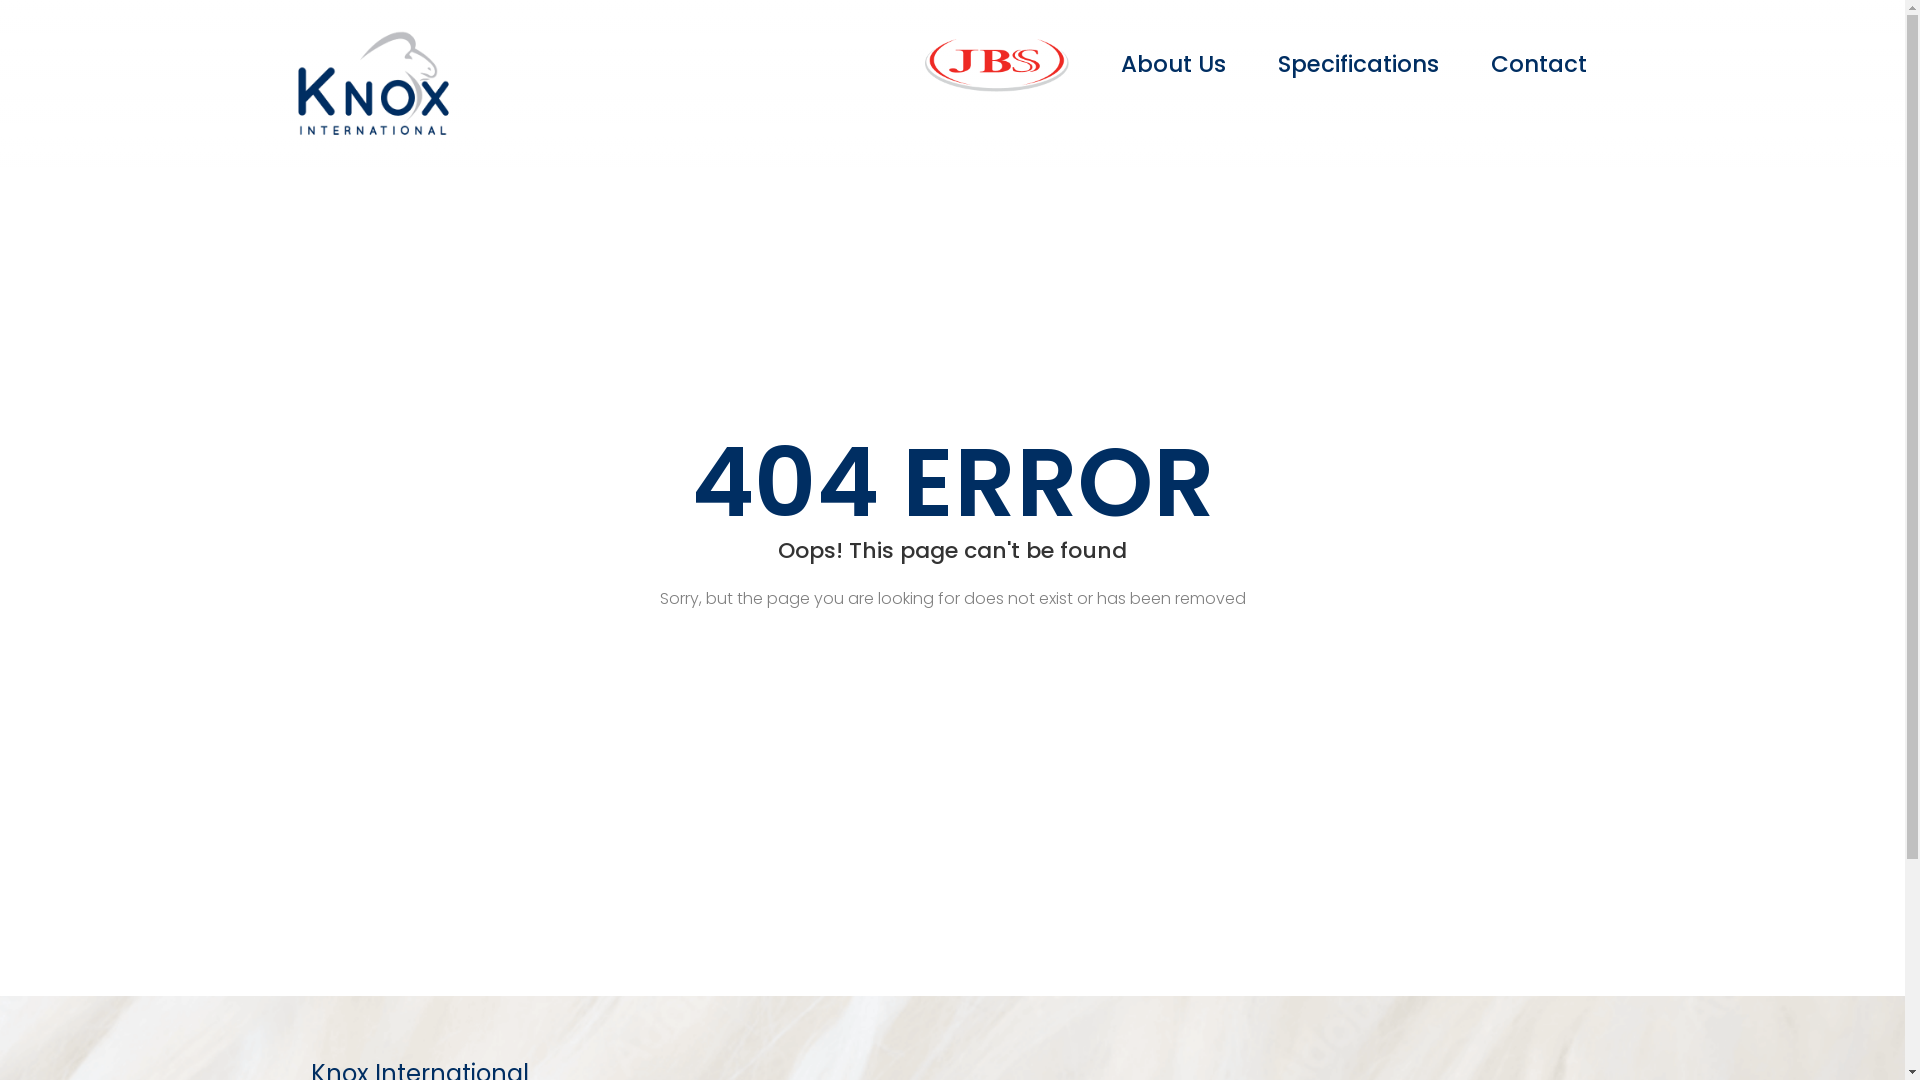 This screenshot has height=1080, width=1920. Describe the element at coordinates (1536, 63) in the screenshot. I see `'Contact'` at that location.